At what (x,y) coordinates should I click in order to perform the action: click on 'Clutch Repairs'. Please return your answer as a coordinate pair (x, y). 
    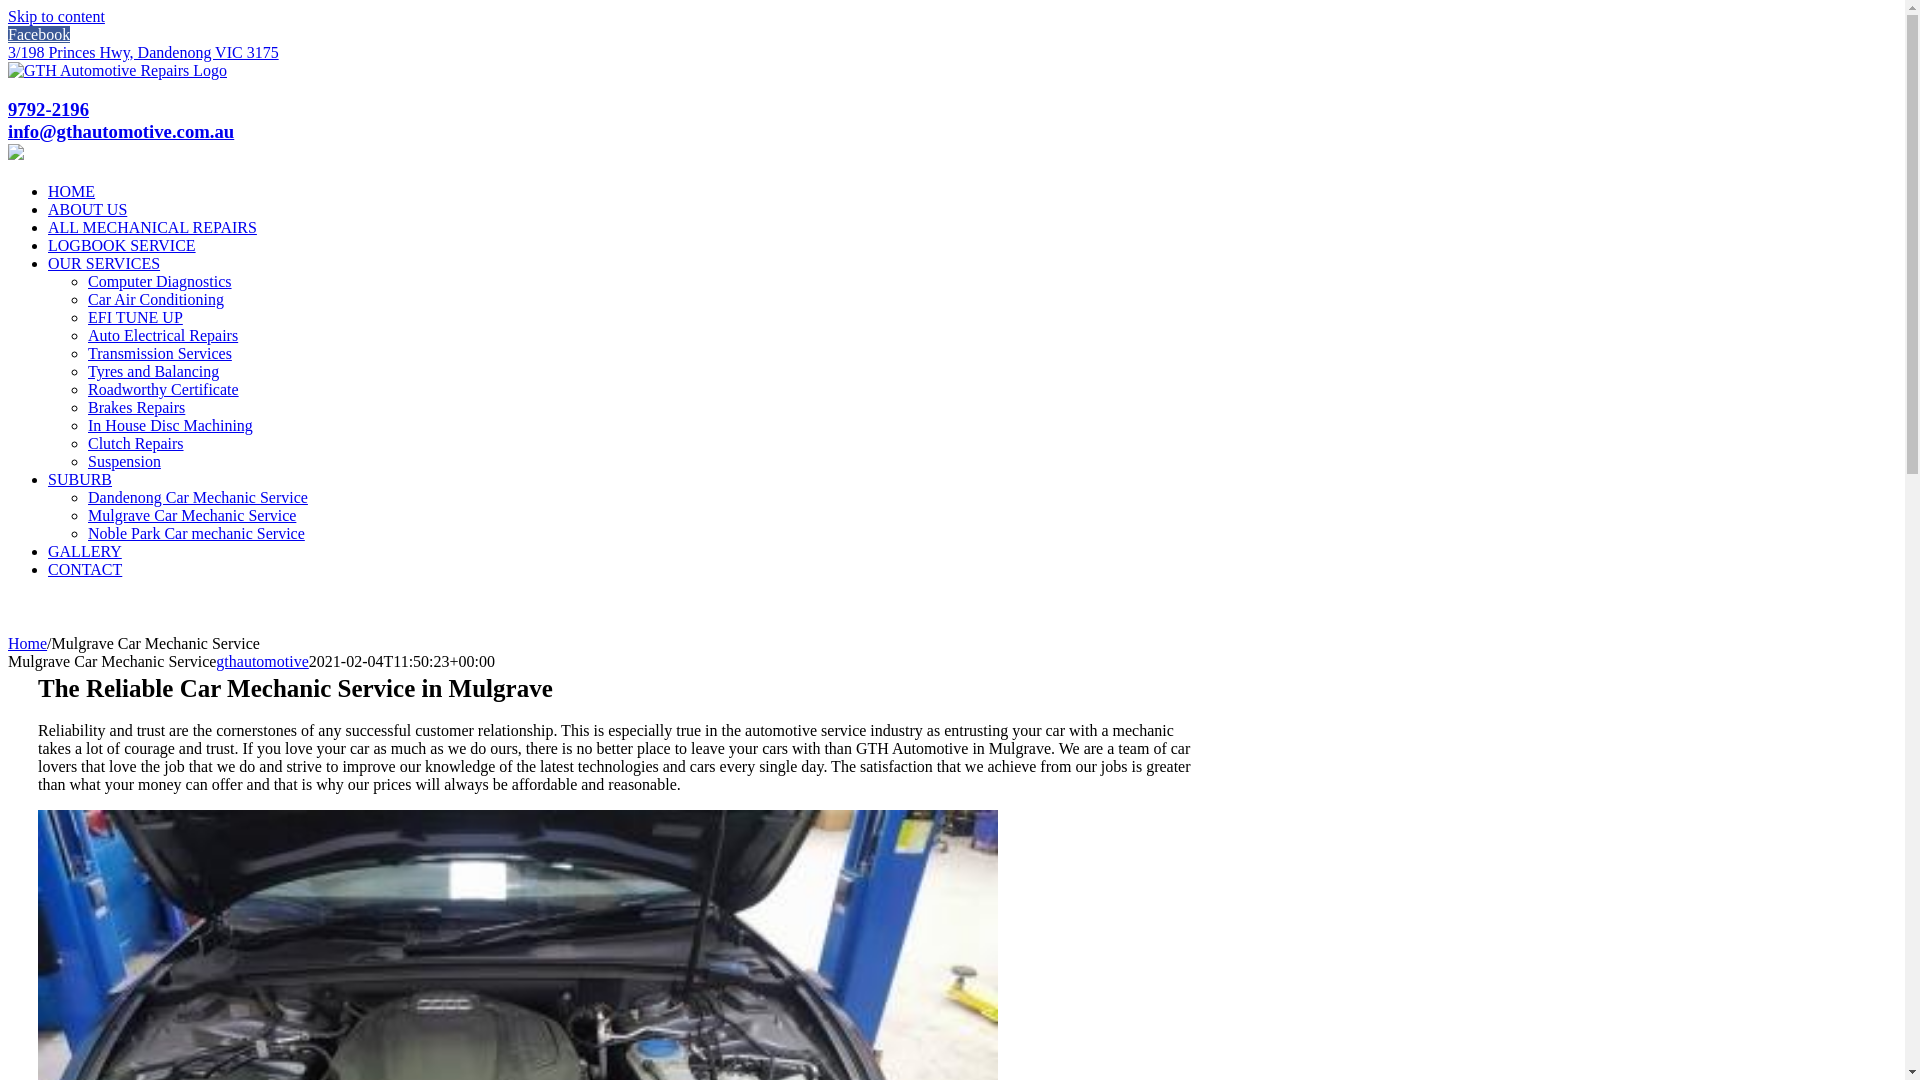
    Looking at the image, I should click on (134, 442).